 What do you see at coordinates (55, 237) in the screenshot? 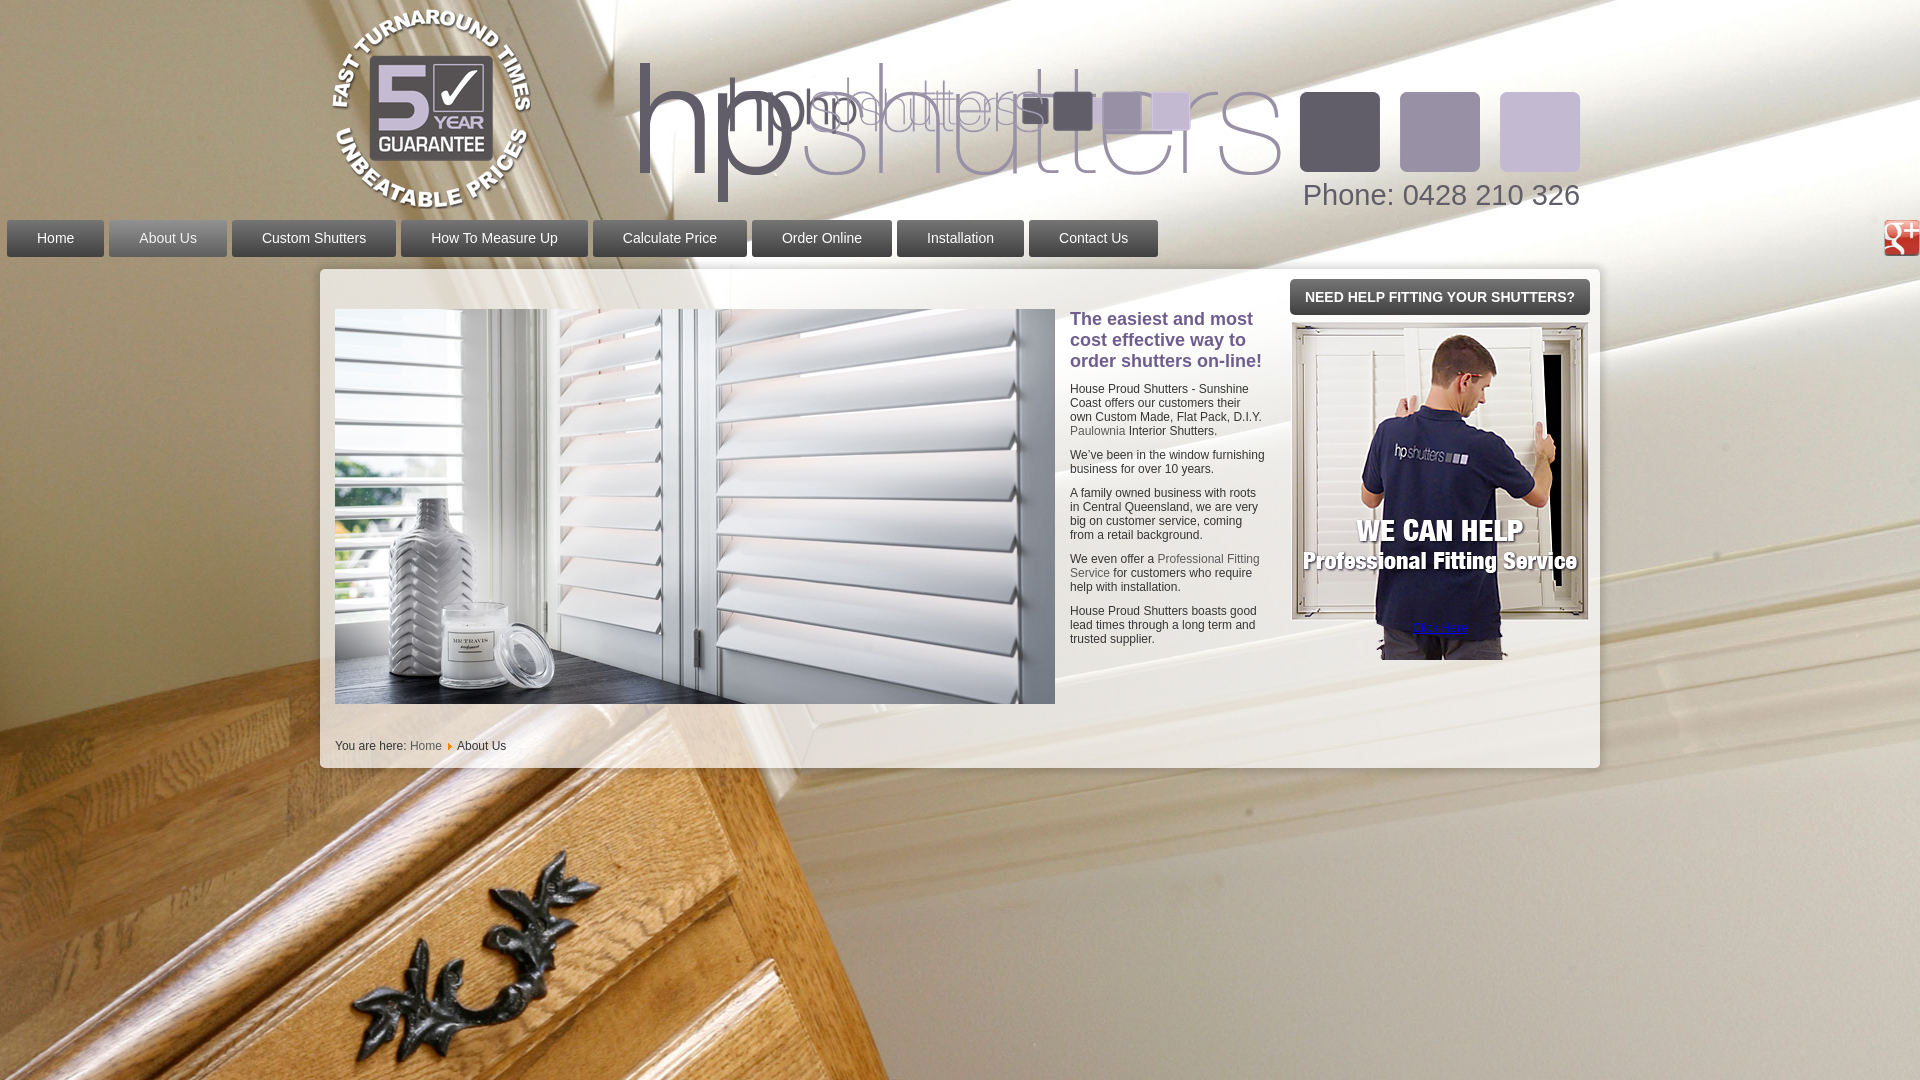
I see `'Home'` at bounding box center [55, 237].